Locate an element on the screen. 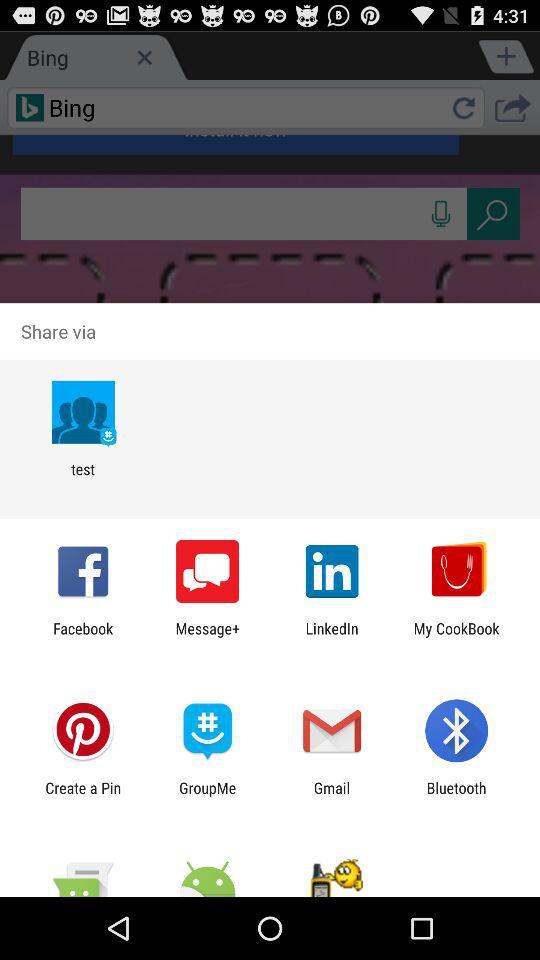 Image resolution: width=540 pixels, height=960 pixels. icon to the left of the my cookbook icon is located at coordinates (332, 636).